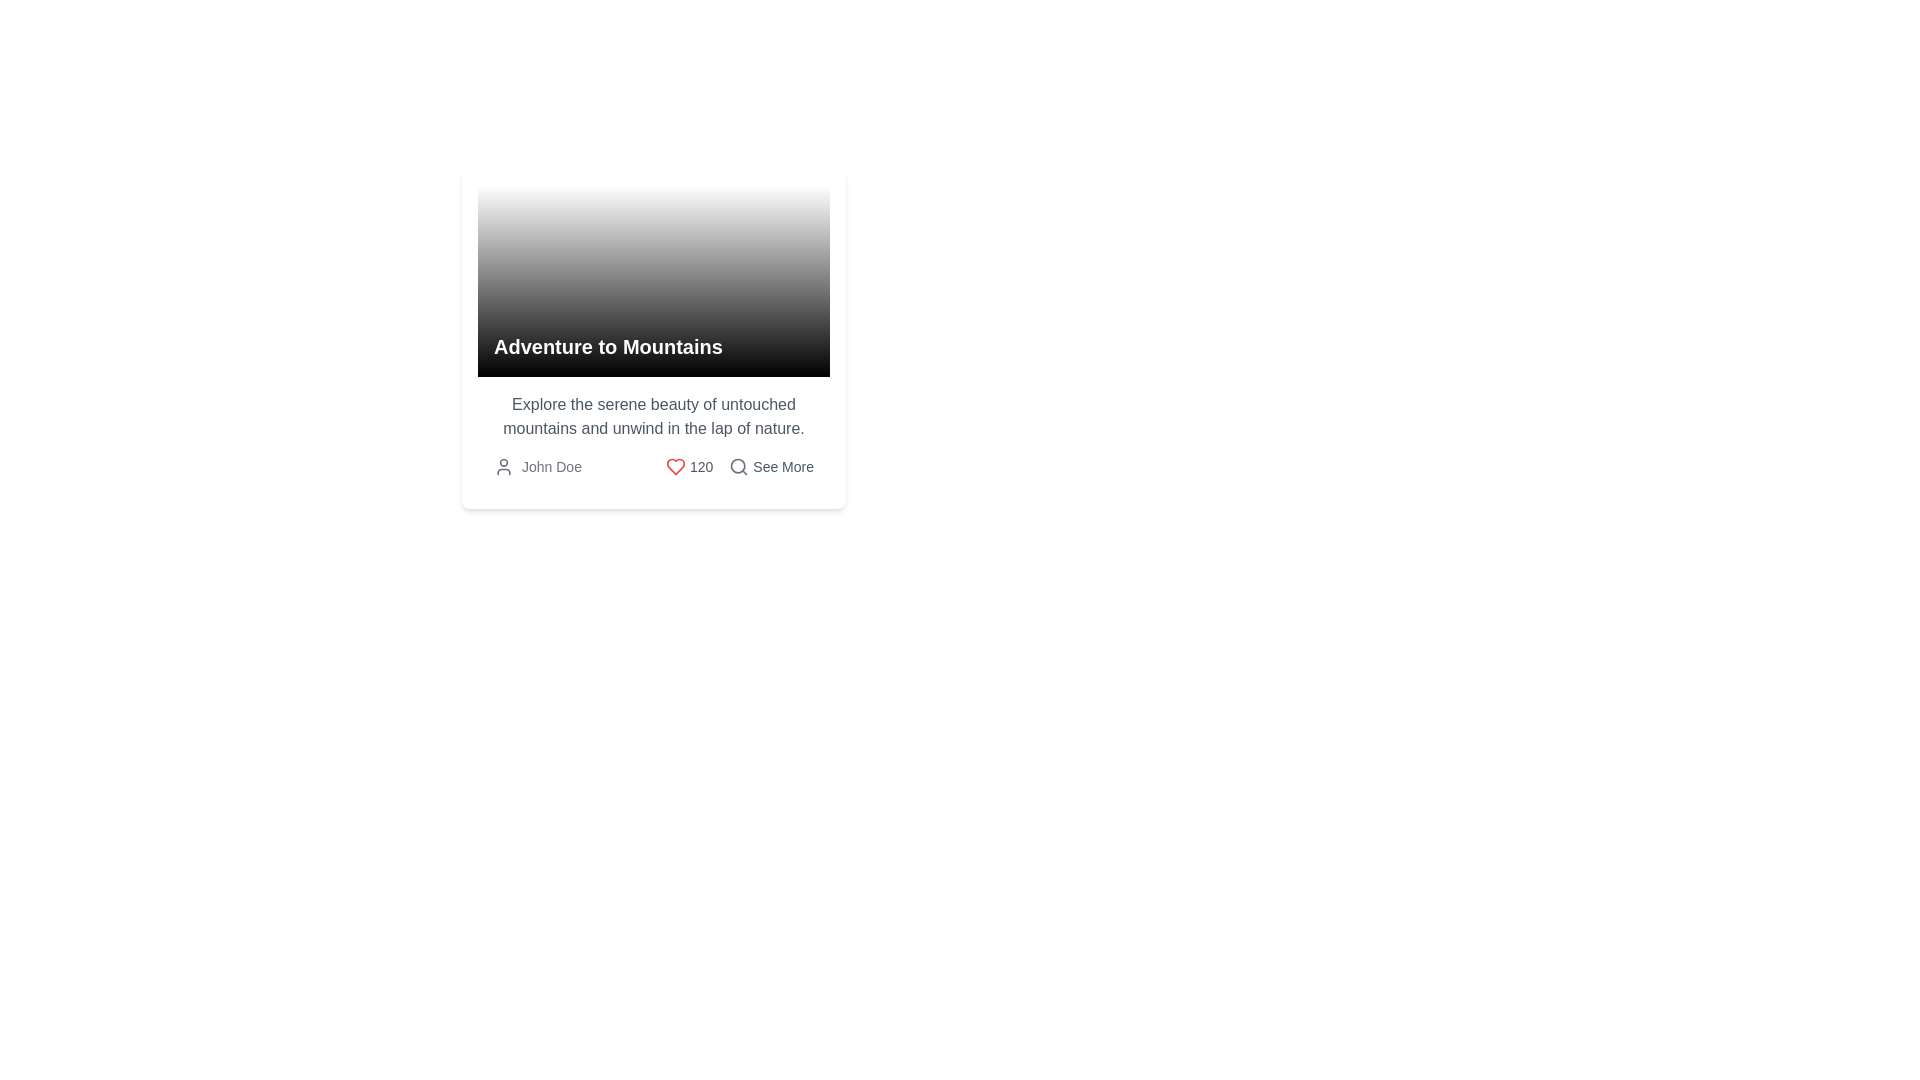 Image resolution: width=1920 pixels, height=1080 pixels. I want to click on the Text Label displaying '120', which is styled in a small gray font and positioned to the right of a heart-shaped icon at the bottom center of the card layout, so click(701, 466).